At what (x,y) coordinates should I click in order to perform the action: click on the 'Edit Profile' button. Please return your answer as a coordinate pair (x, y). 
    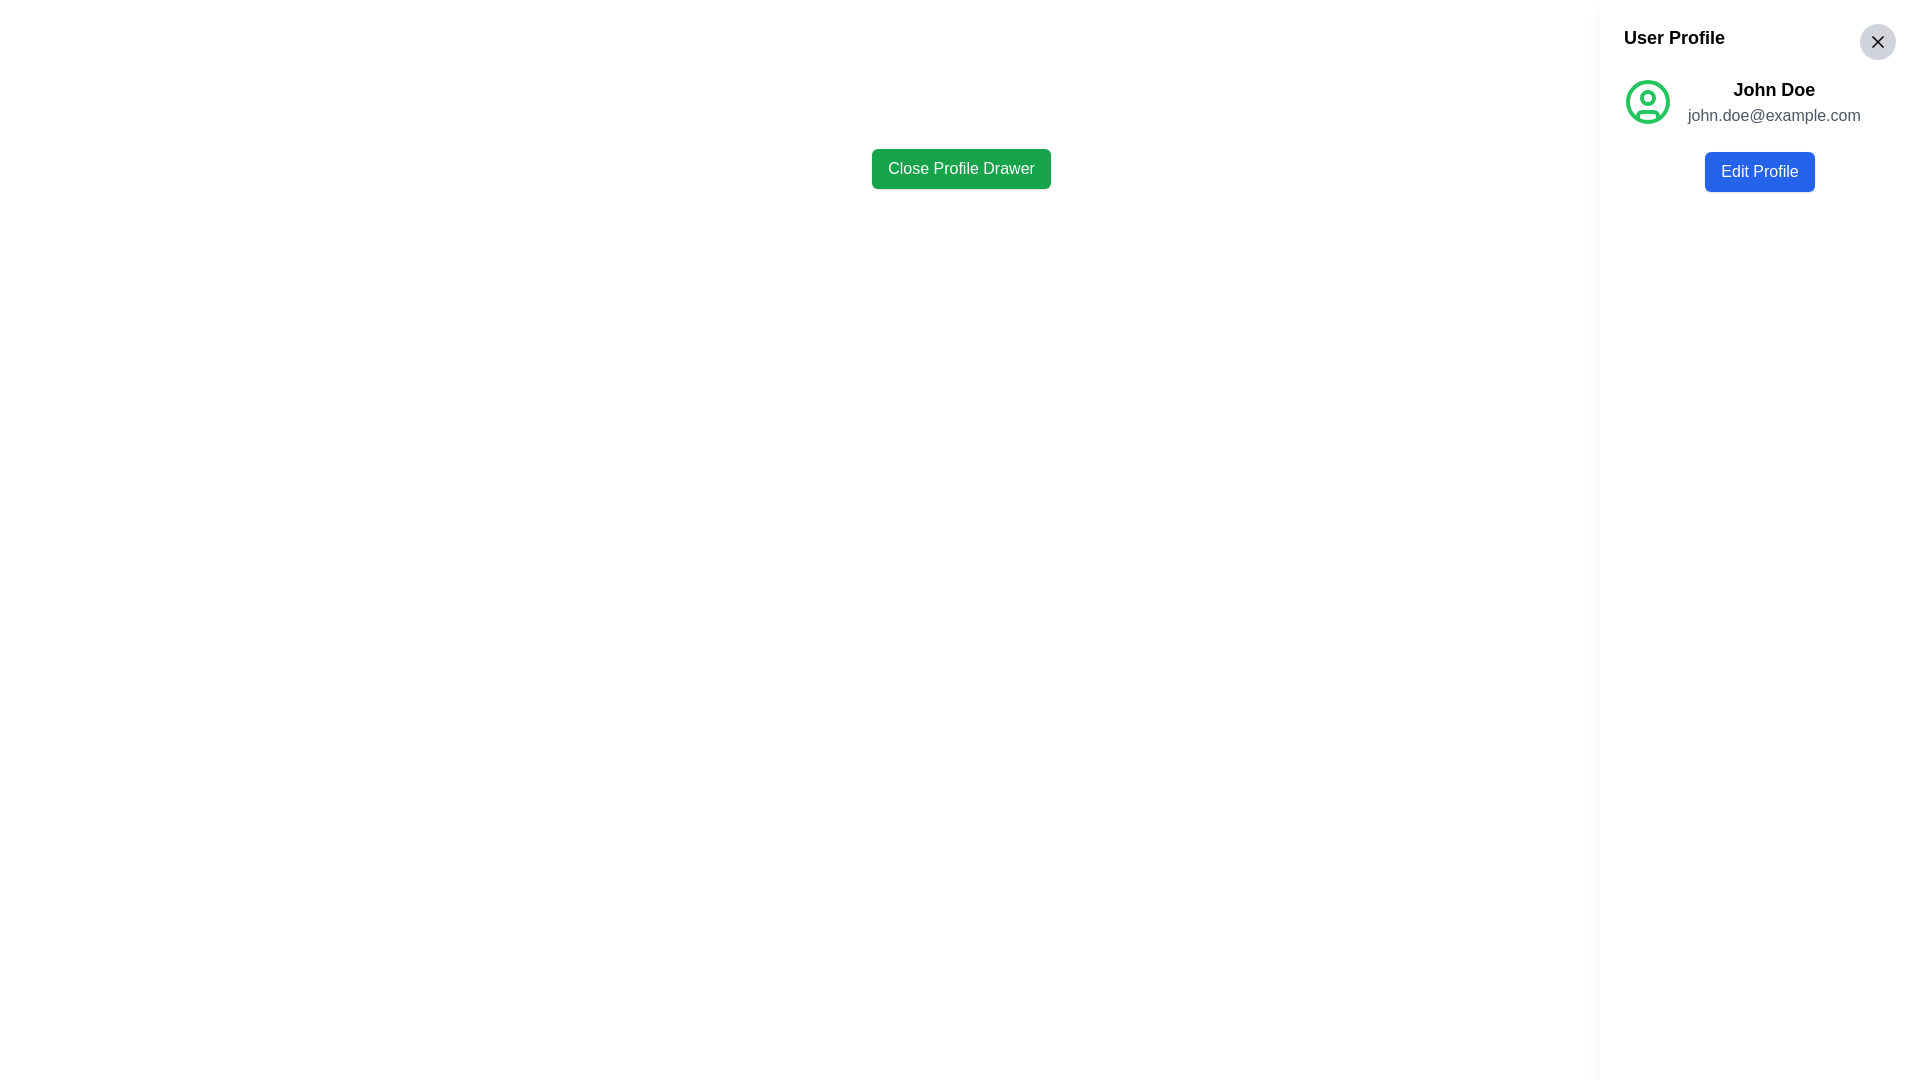
    Looking at the image, I should click on (1760, 171).